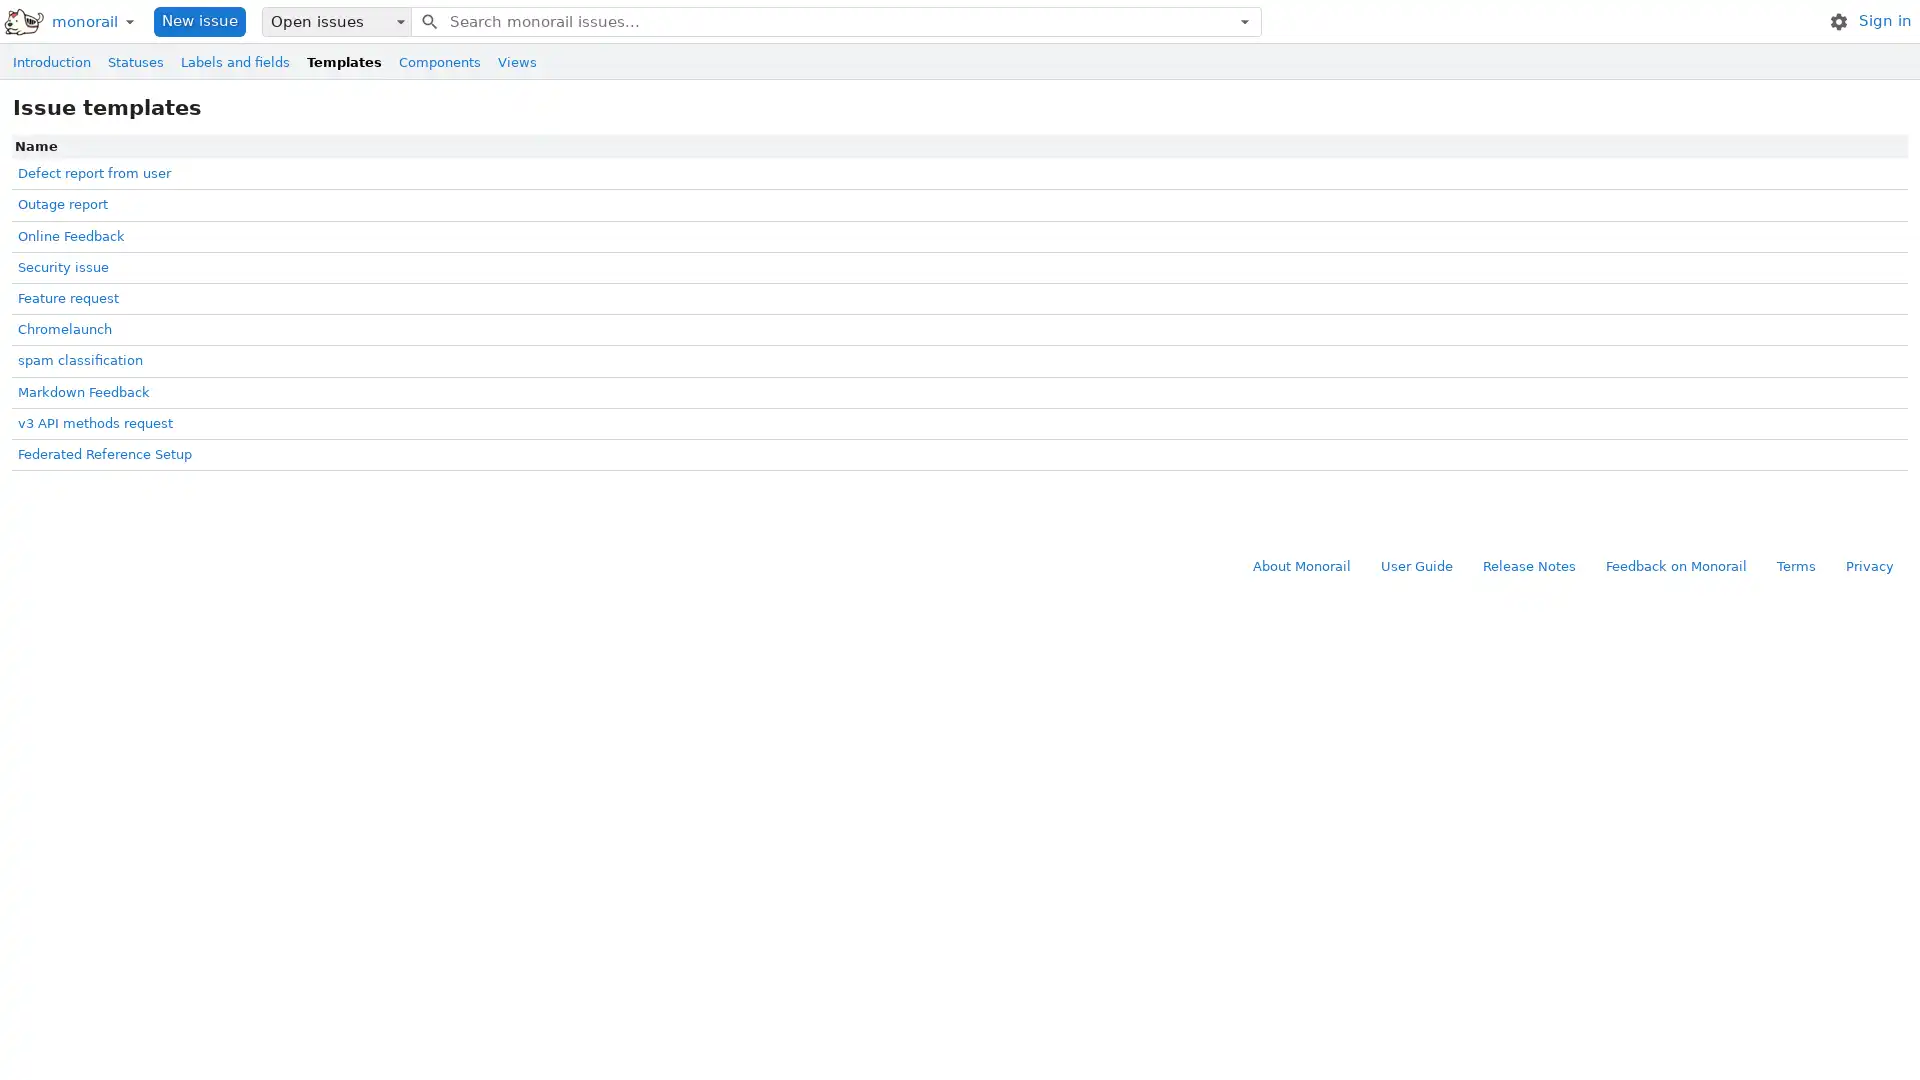 This screenshot has height=1080, width=1920. I want to click on Search options, so click(1243, 20).